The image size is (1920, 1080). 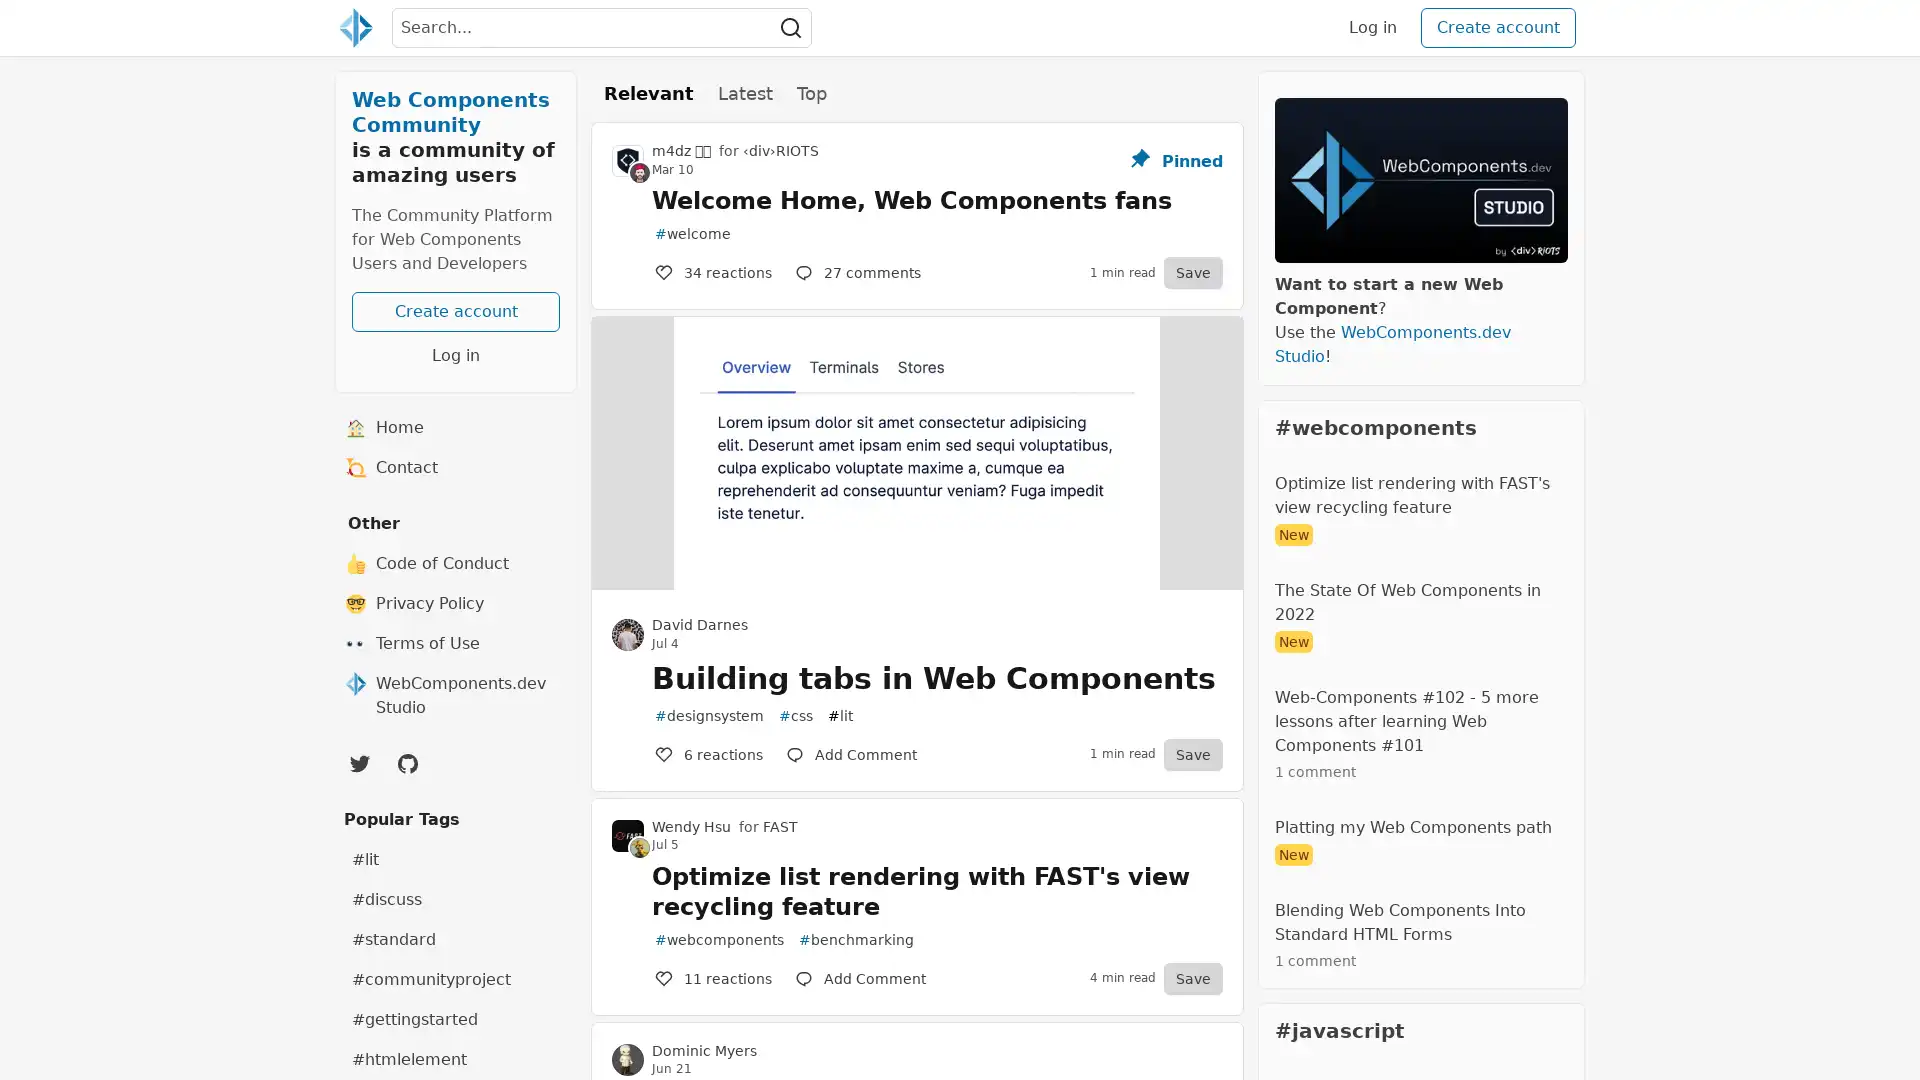 I want to click on Search, so click(x=790, y=27).